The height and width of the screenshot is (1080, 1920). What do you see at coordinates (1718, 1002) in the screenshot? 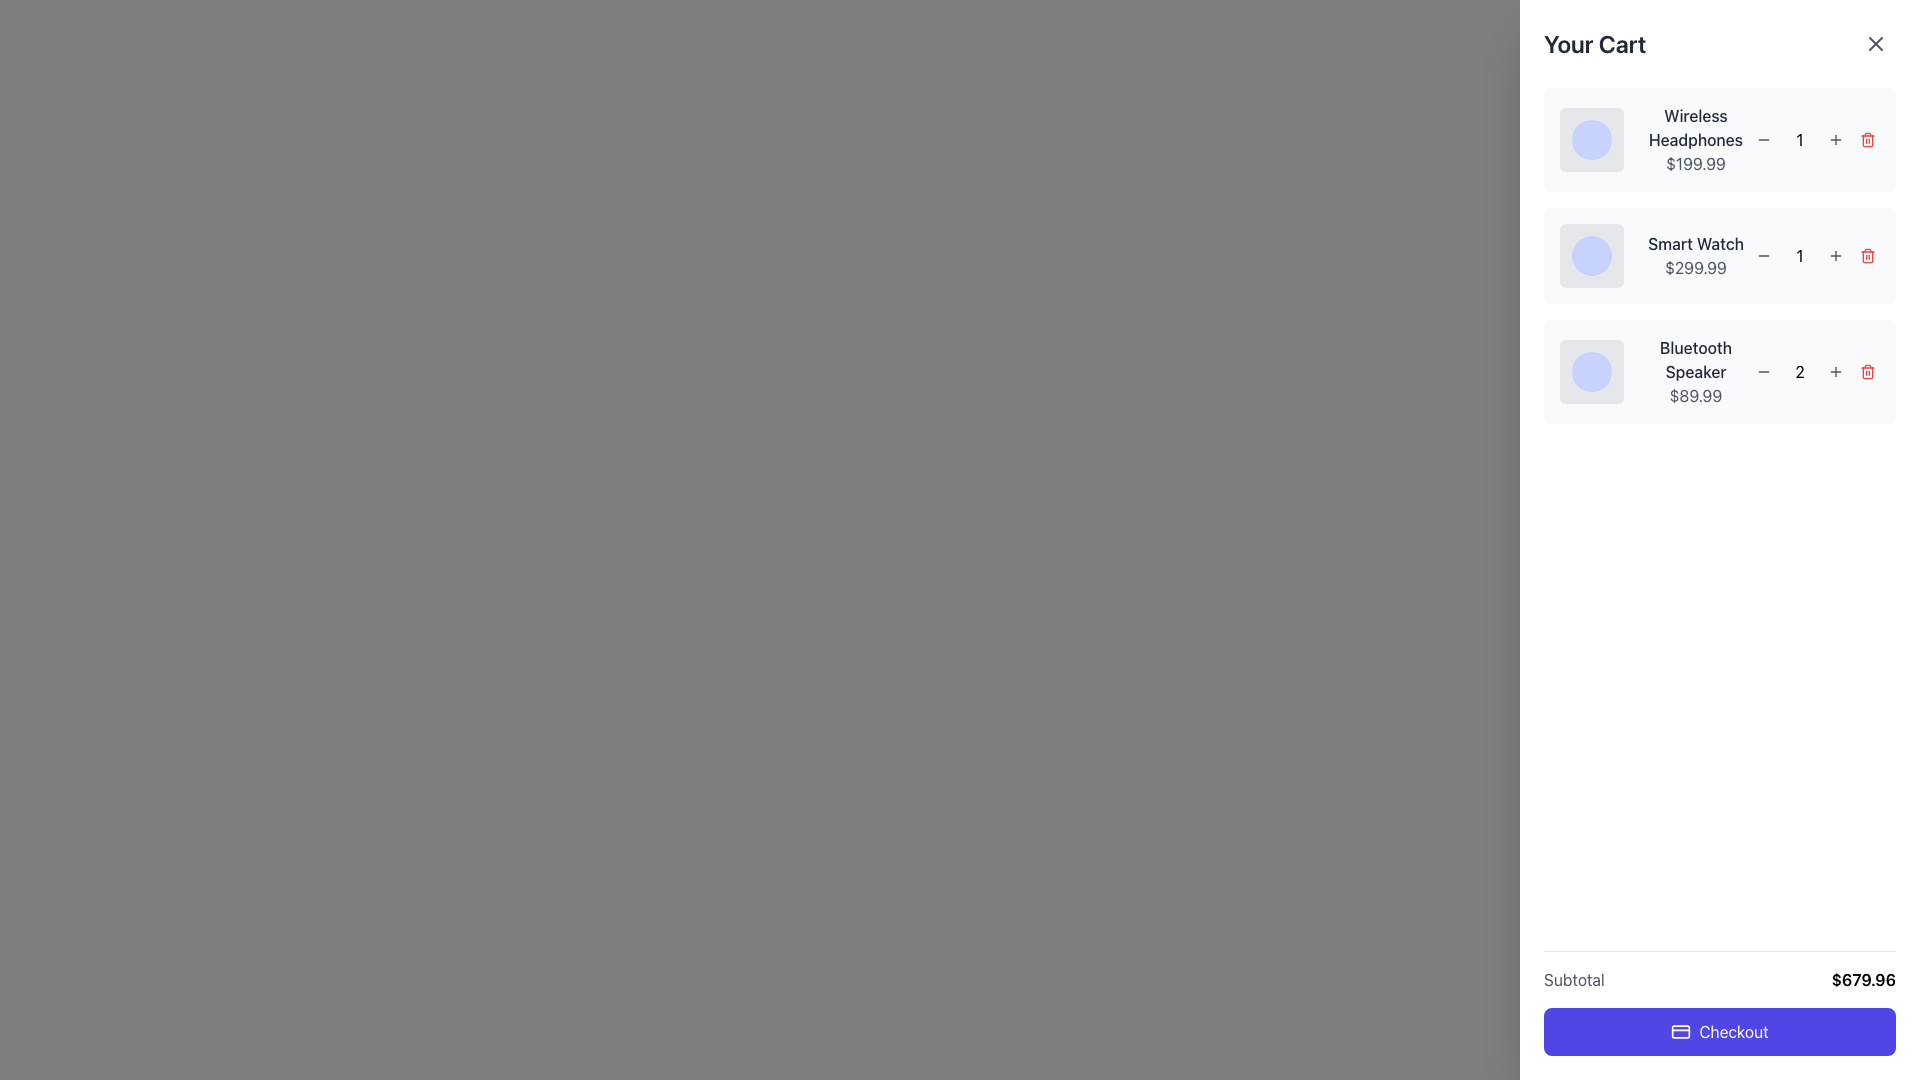
I see `the 'Checkout' button located at the bottom of the shopping cart section, which has a purple background and white text, to observe its hover effect` at bounding box center [1718, 1002].